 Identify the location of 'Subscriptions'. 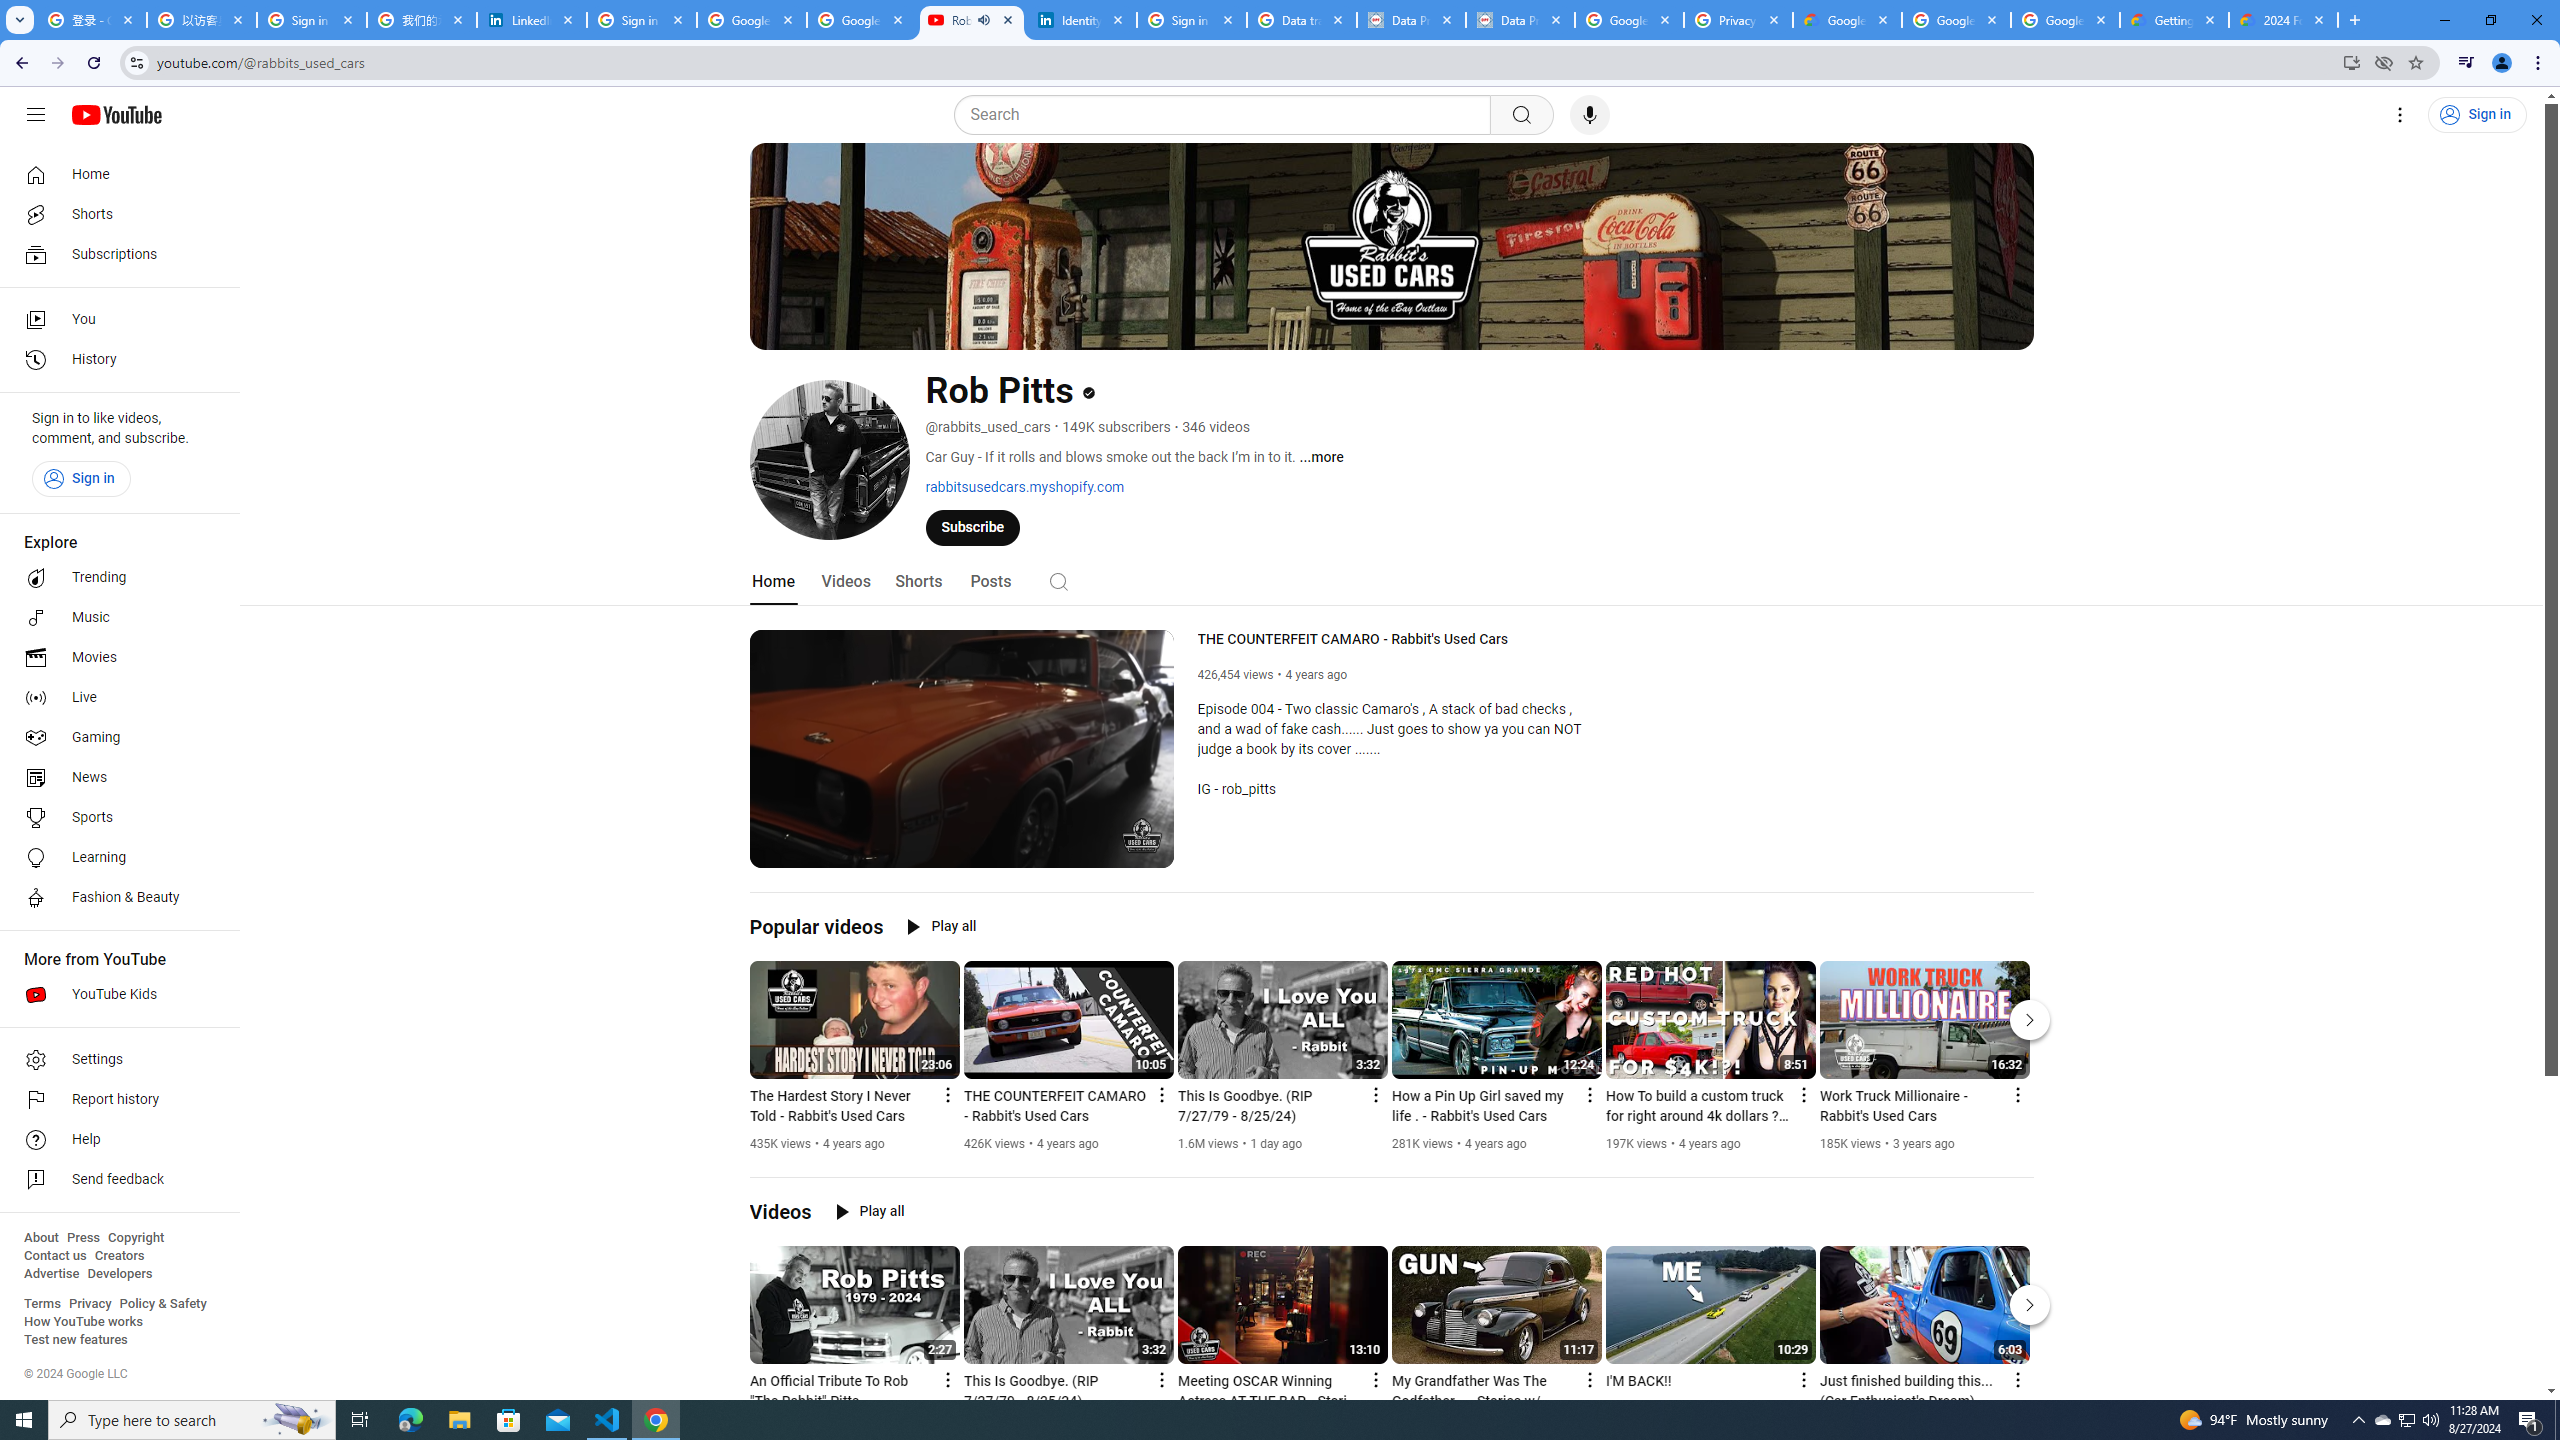
(113, 253).